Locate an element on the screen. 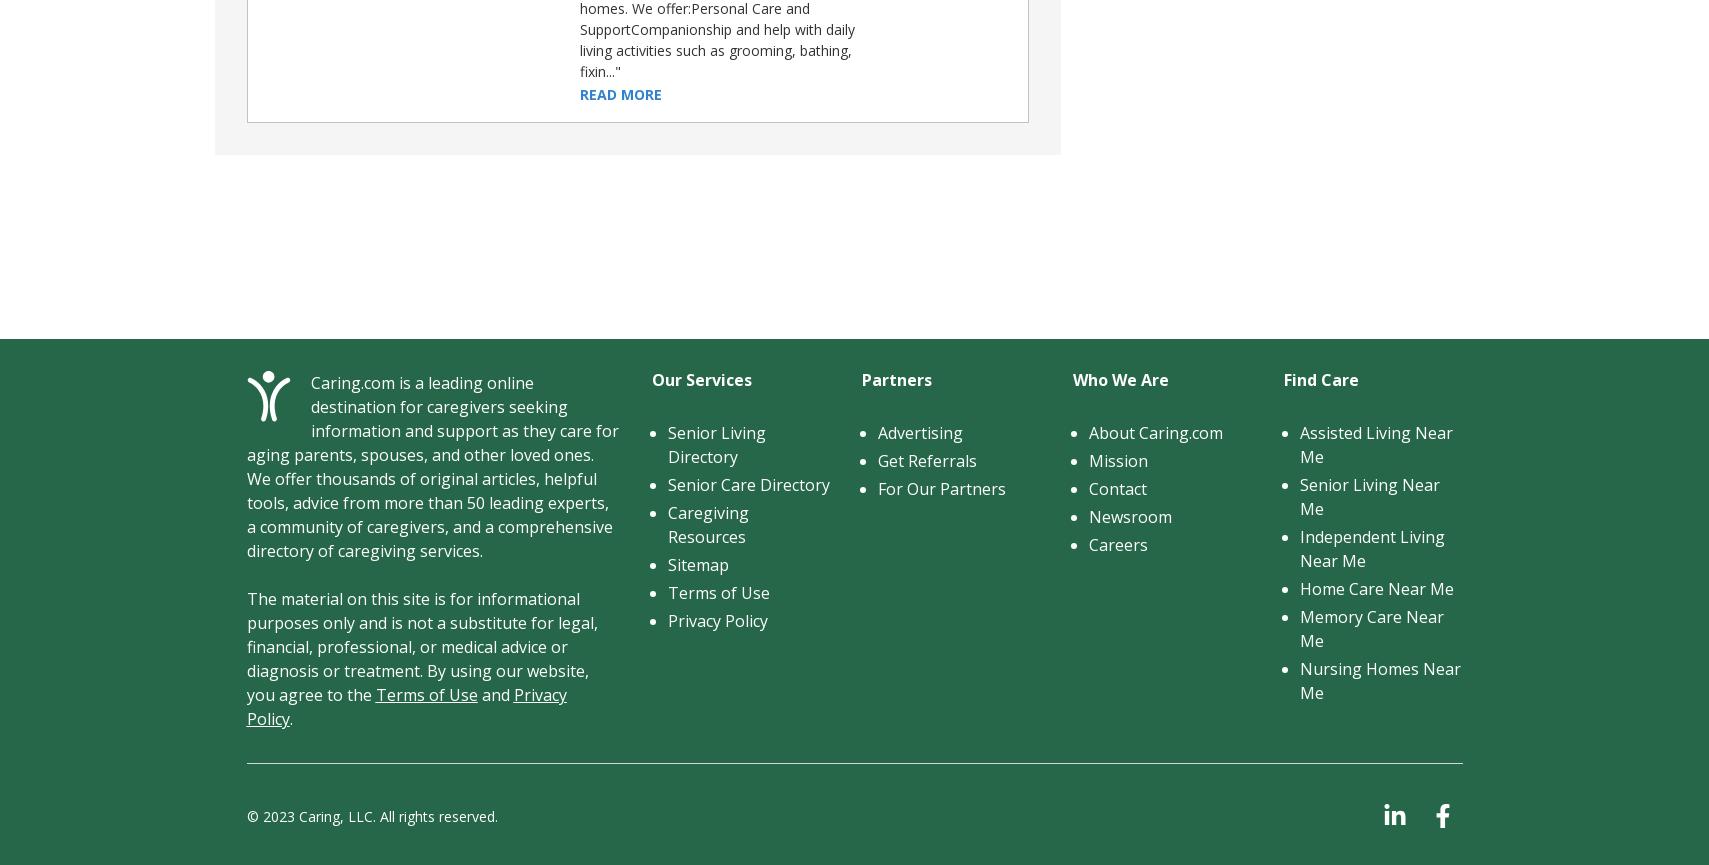  'Caregiving Resources' is located at coordinates (706, 523).